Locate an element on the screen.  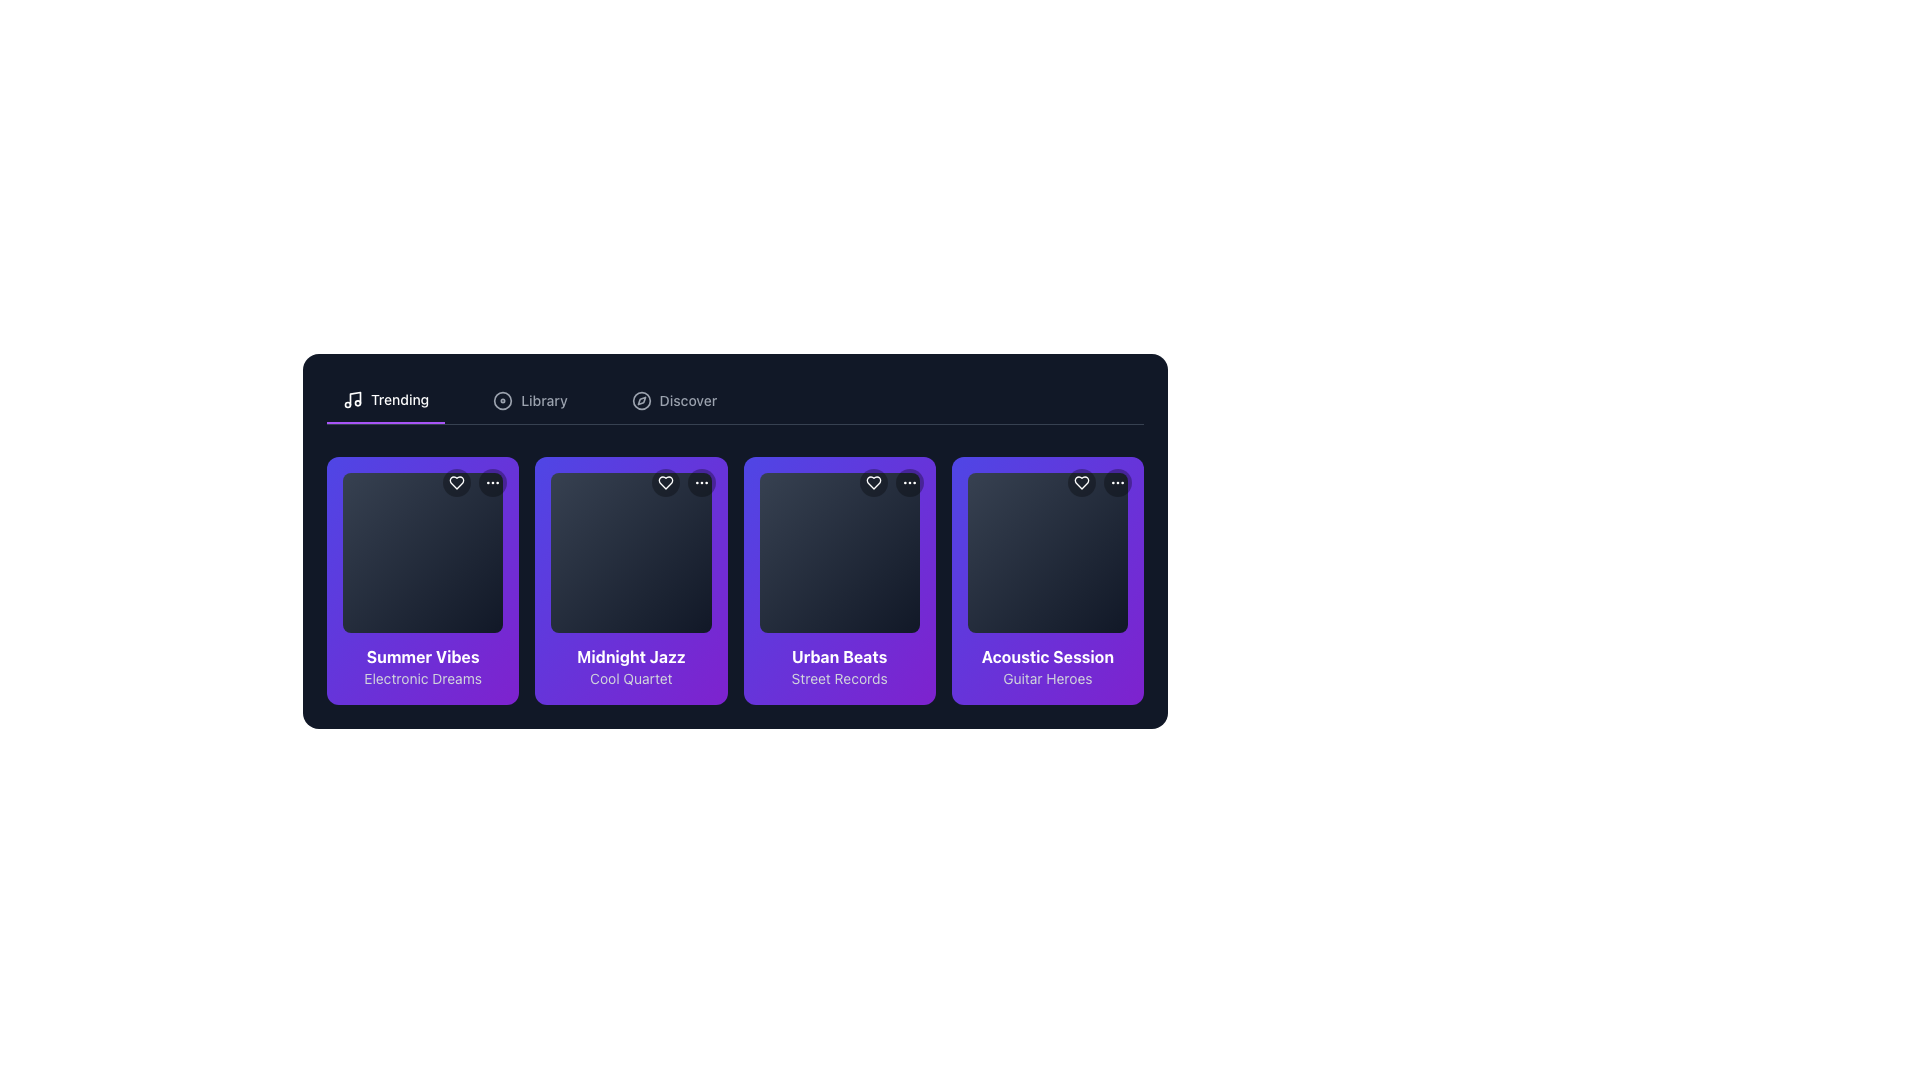
text content of the subtitle label located below the 'Midnight Jazz' title in the second card of the grid layout within the 'Trending' tab interface is located at coordinates (630, 678).